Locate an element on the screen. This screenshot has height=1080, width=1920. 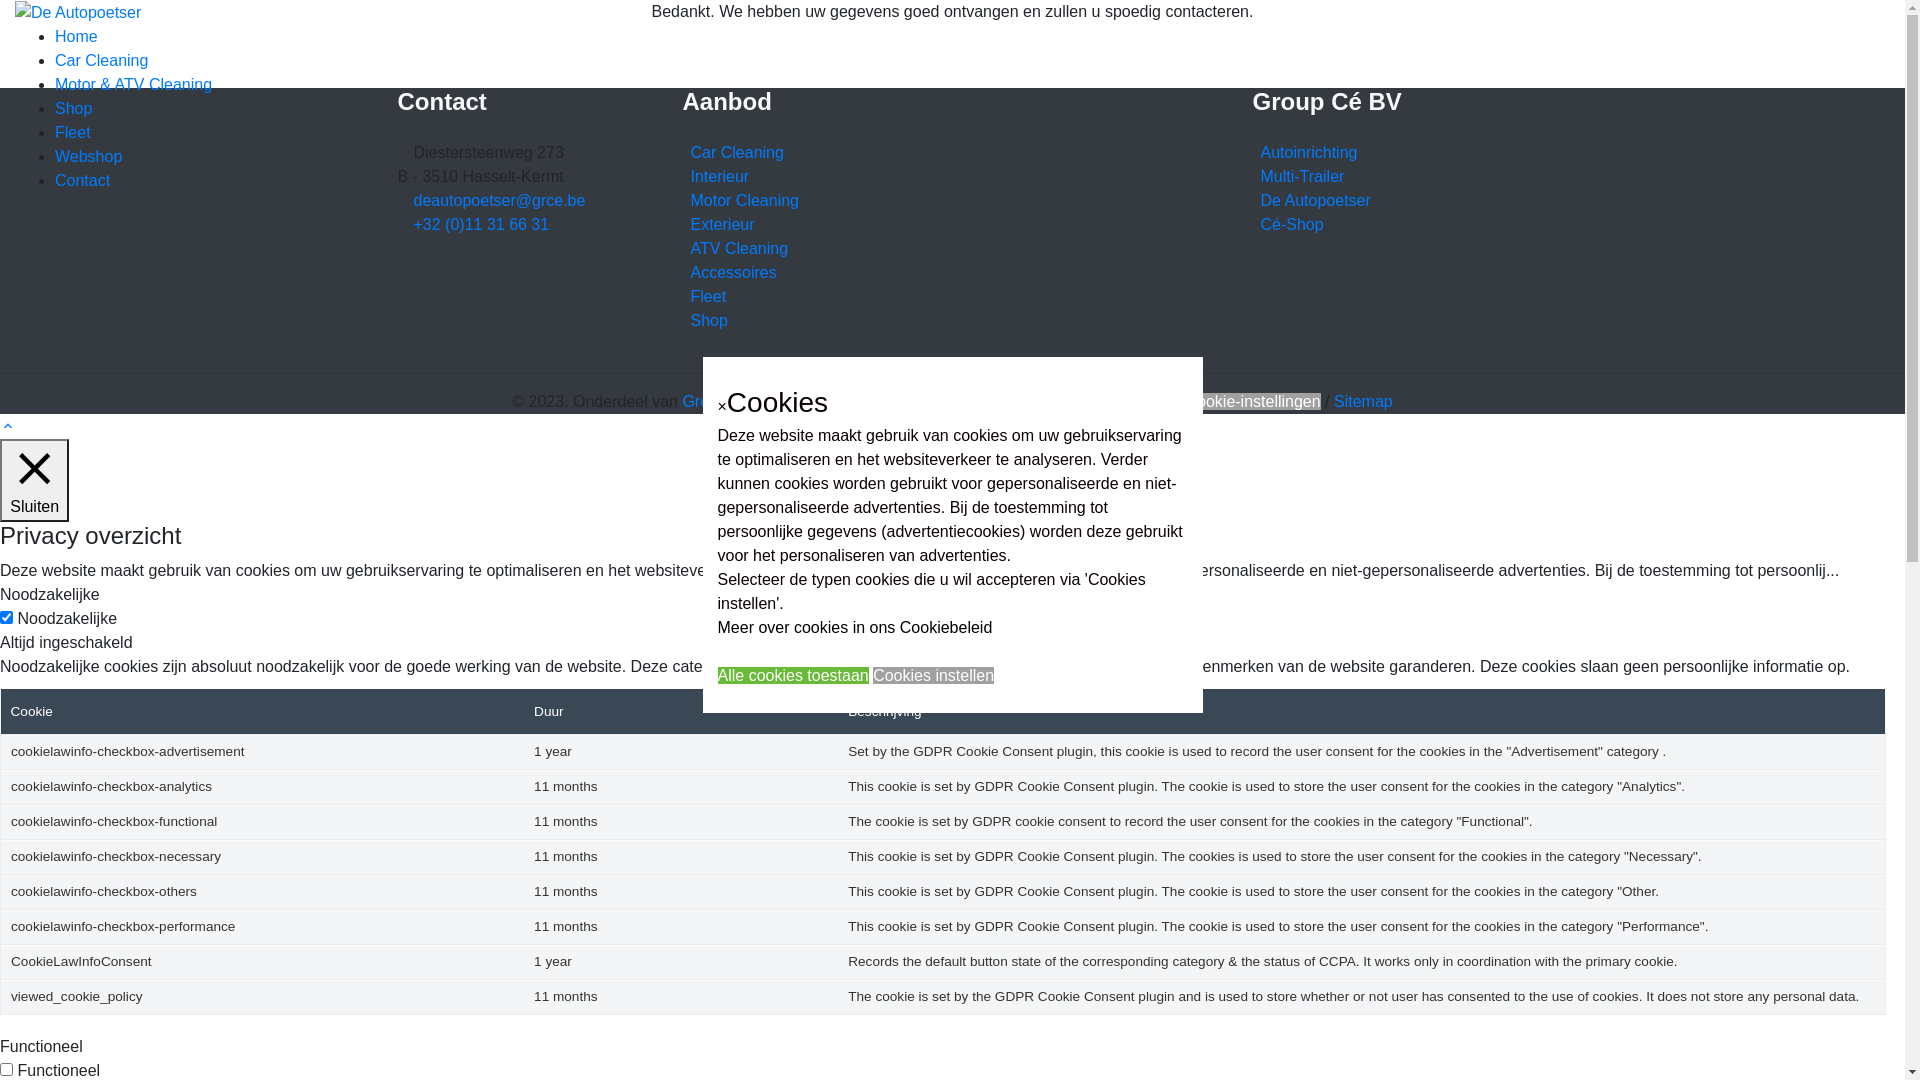
'Sluiten' is located at coordinates (34, 480).